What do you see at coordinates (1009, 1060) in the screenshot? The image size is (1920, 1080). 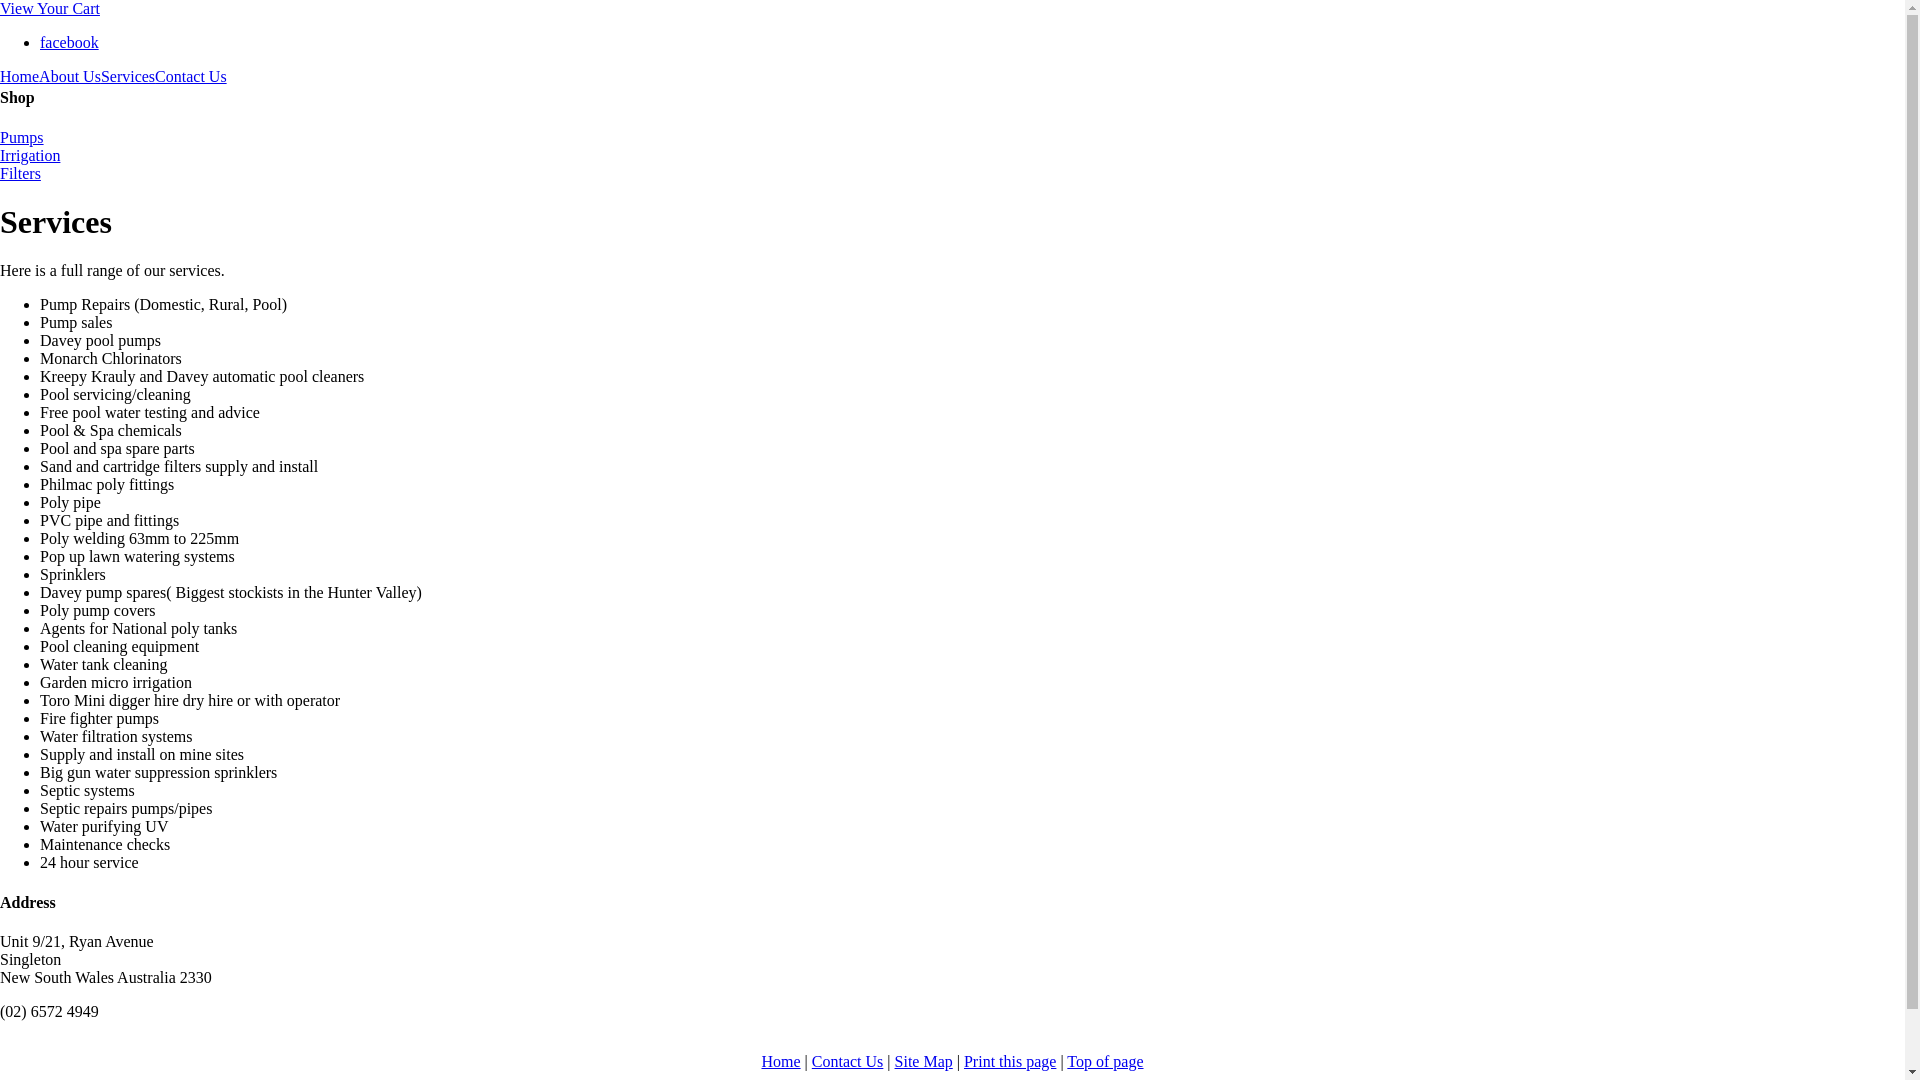 I see `'Print this page'` at bounding box center [1009, 1060].